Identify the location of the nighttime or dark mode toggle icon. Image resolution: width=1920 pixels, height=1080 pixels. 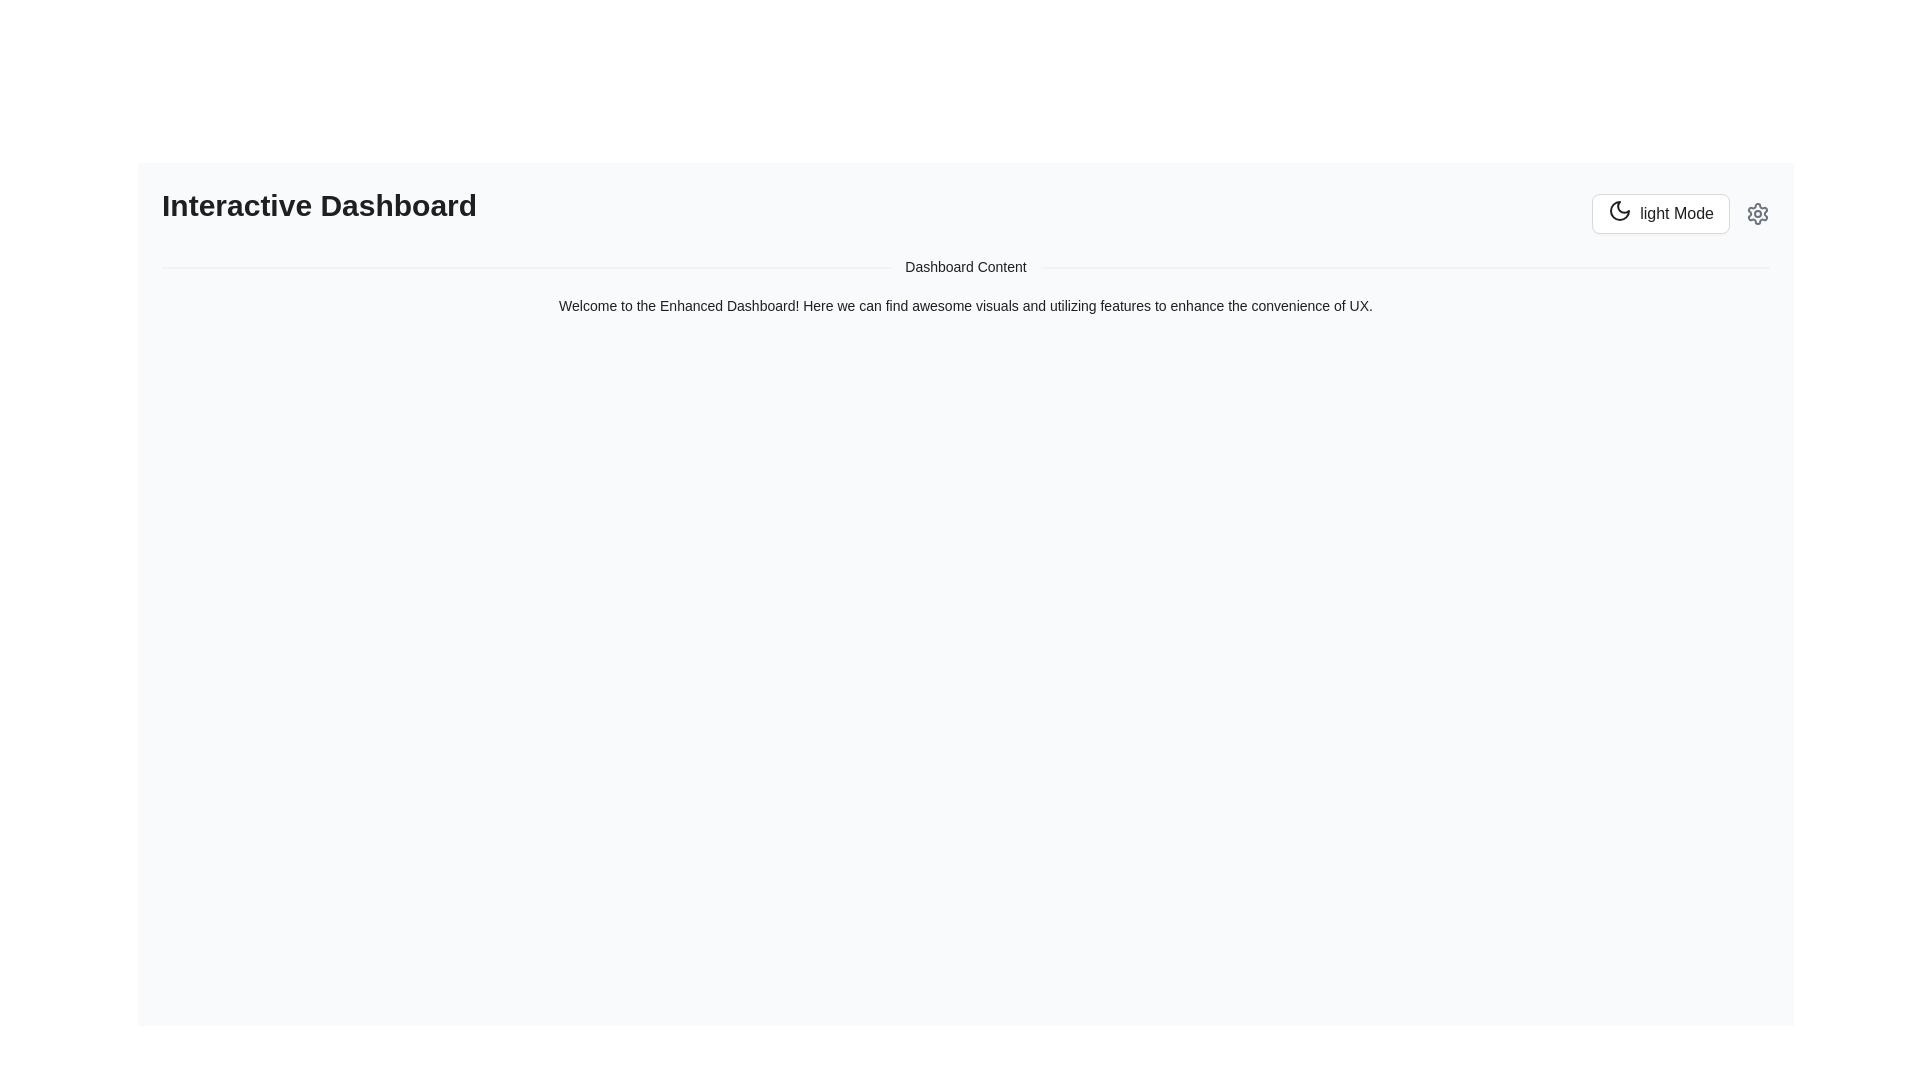
(1620, 211).